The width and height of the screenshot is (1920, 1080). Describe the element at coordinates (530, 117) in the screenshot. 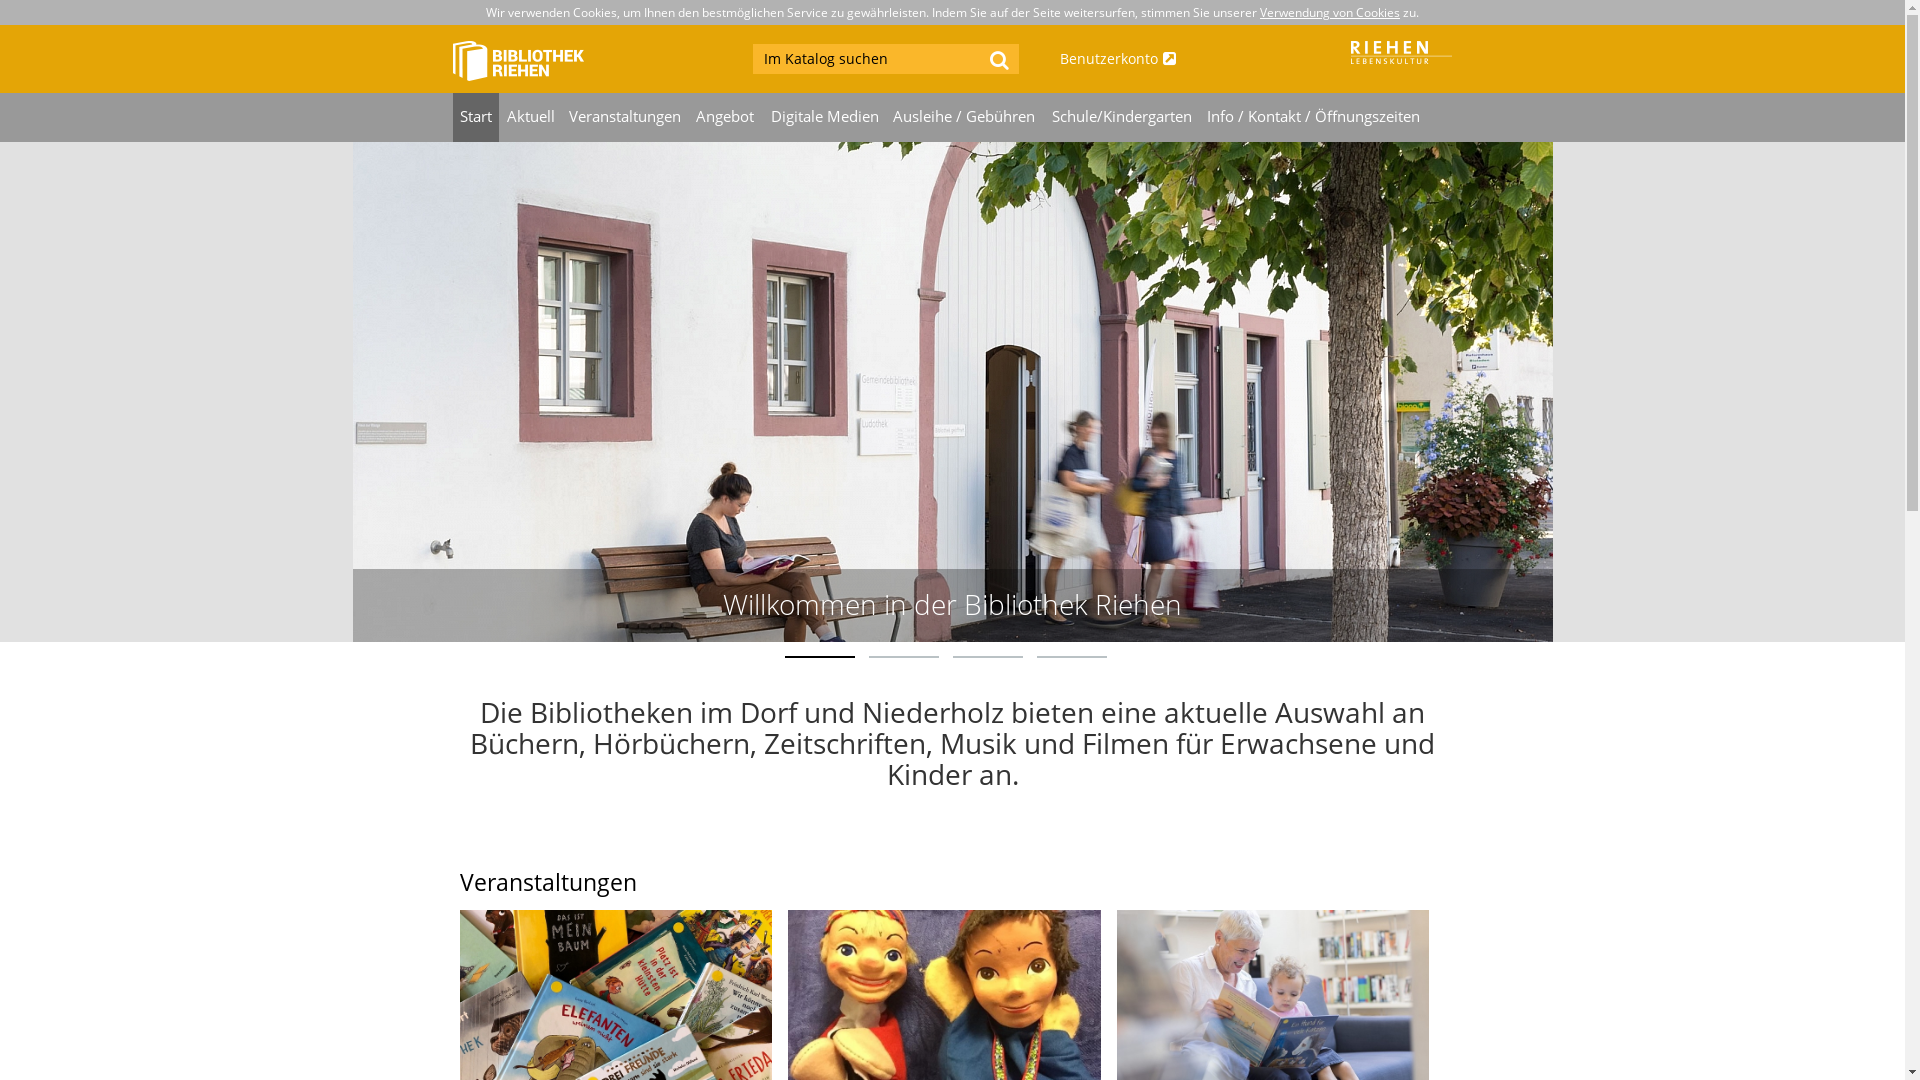

I see `'Aktuell'` at that location.